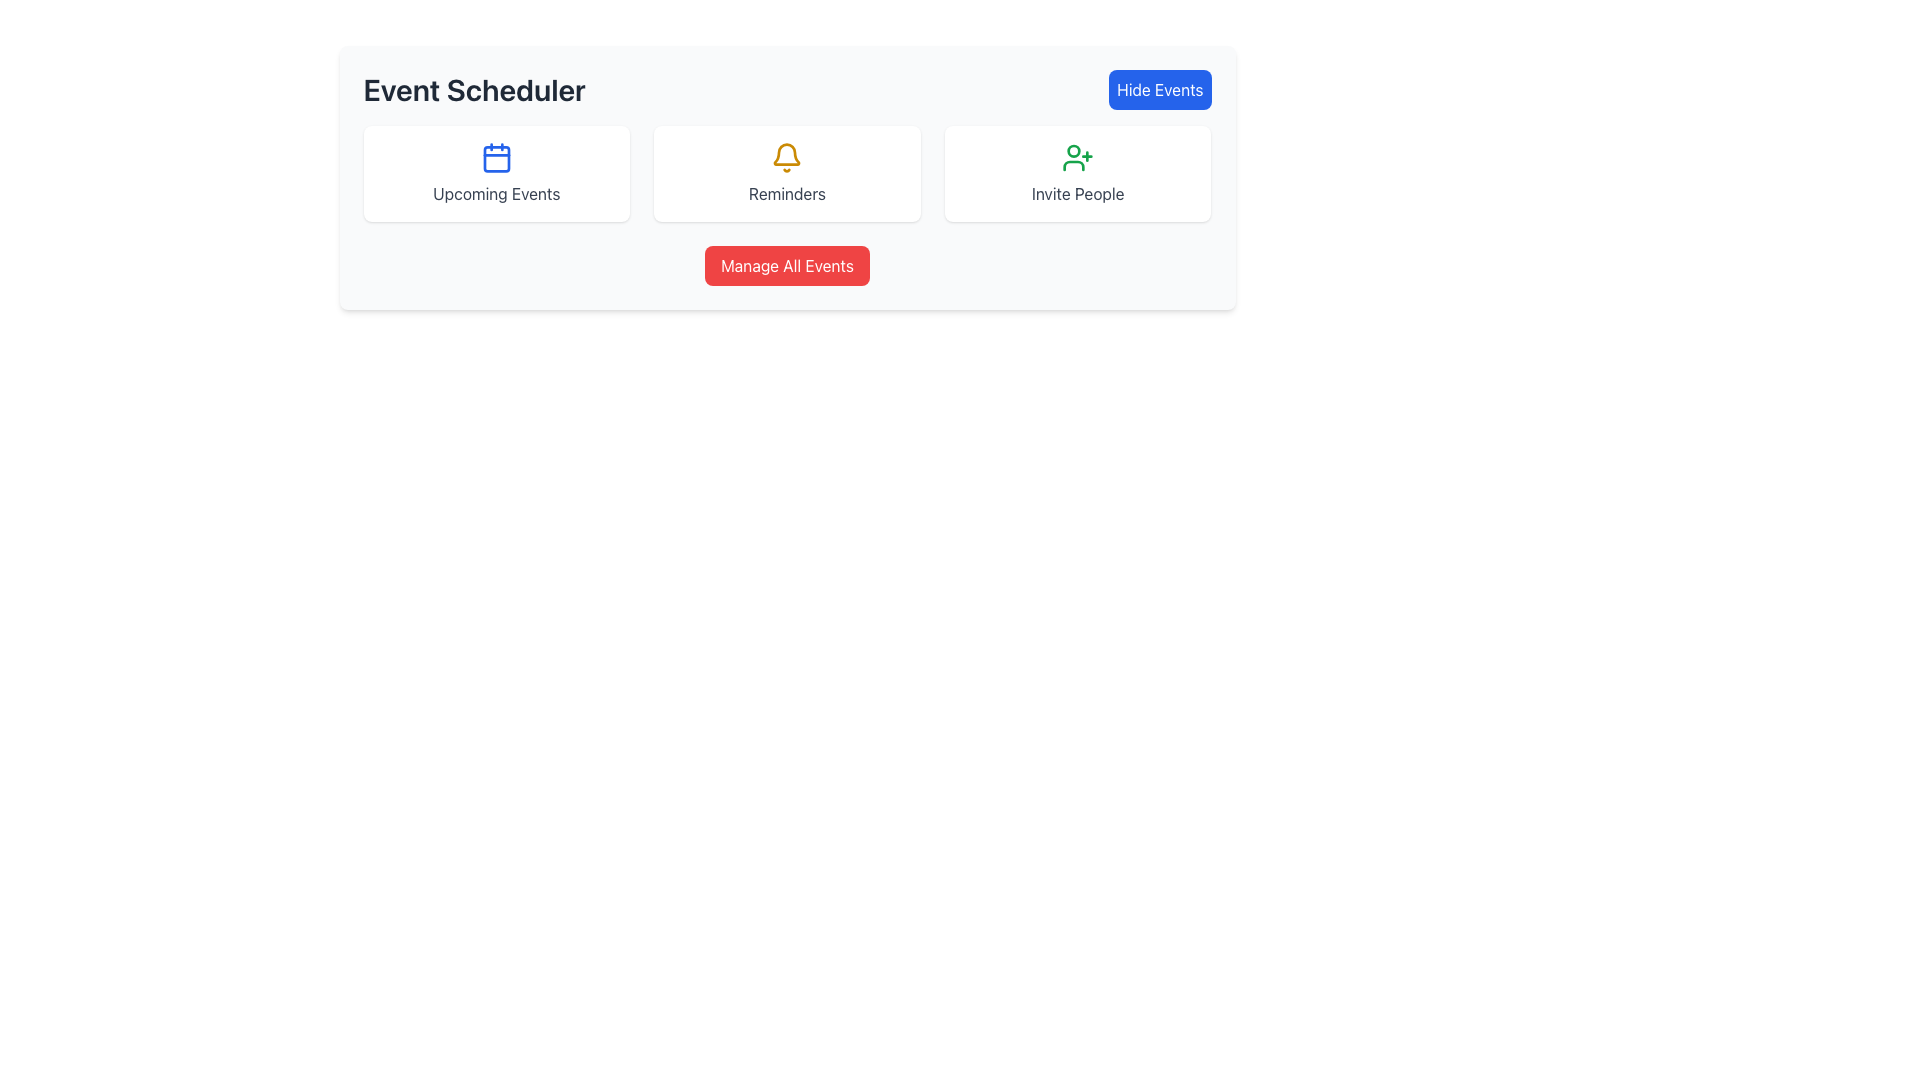 The width and height of the screenshot is (1920, 1080). I want to click on the text element that reads 'Event Scheduler', which is a large, bold header styled in dark gray, located in the upper-left section of the interface, so click(473, 88).